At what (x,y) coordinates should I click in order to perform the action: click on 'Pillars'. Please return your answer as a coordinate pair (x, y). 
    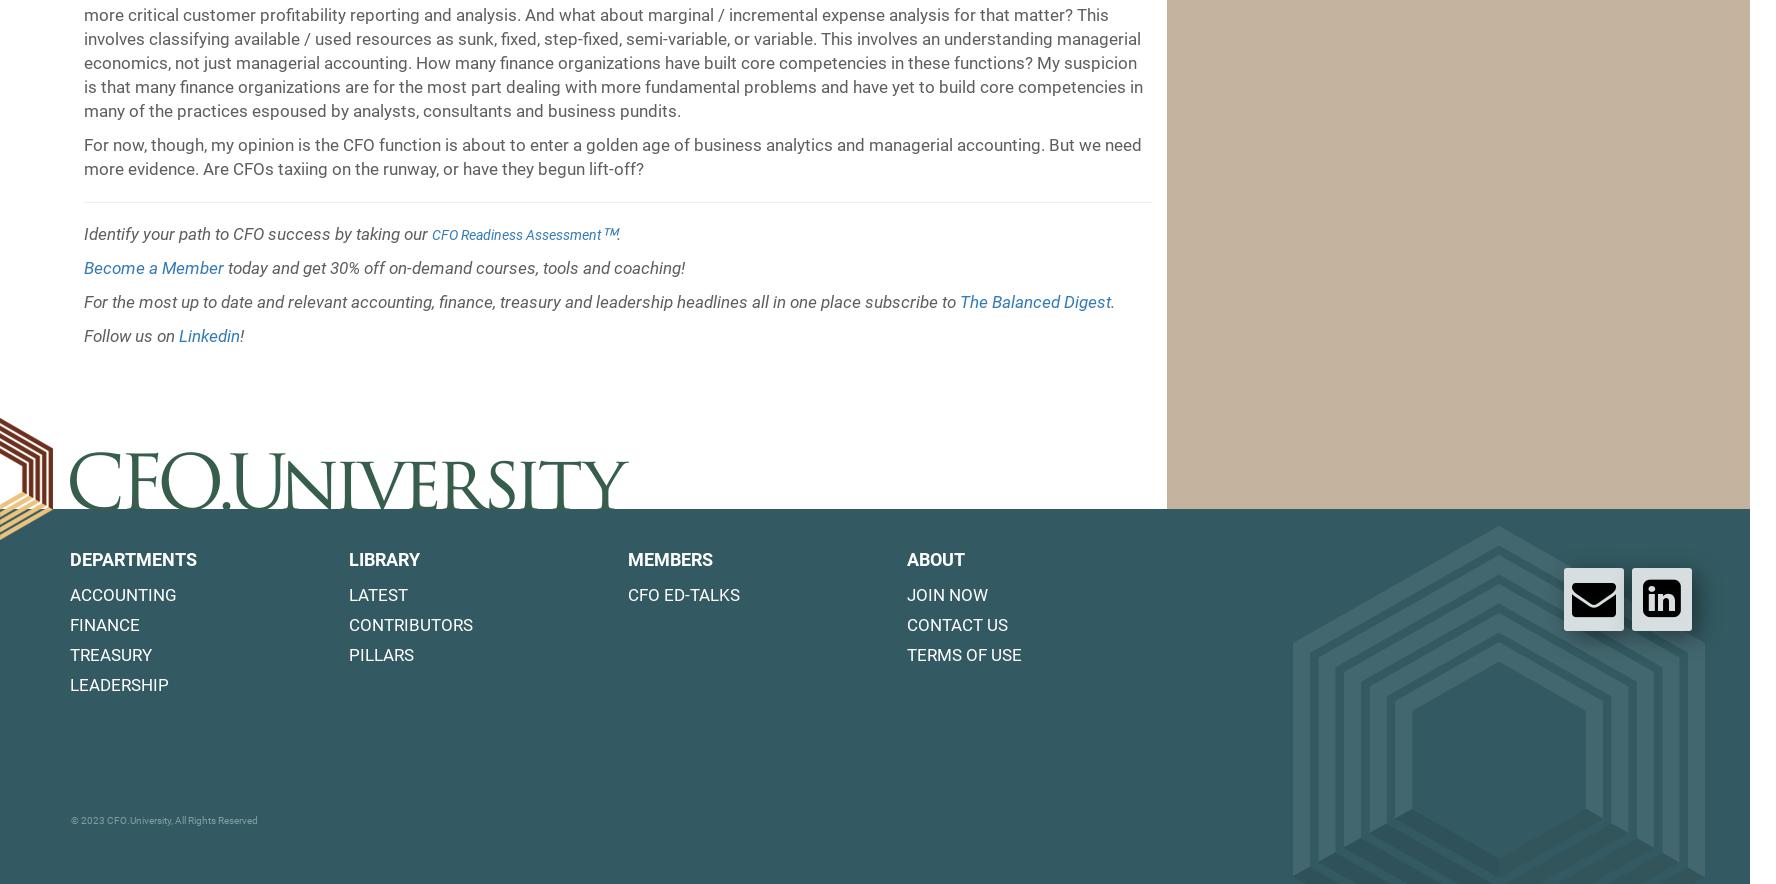
    Looking at the image, I should click on (381, 652).